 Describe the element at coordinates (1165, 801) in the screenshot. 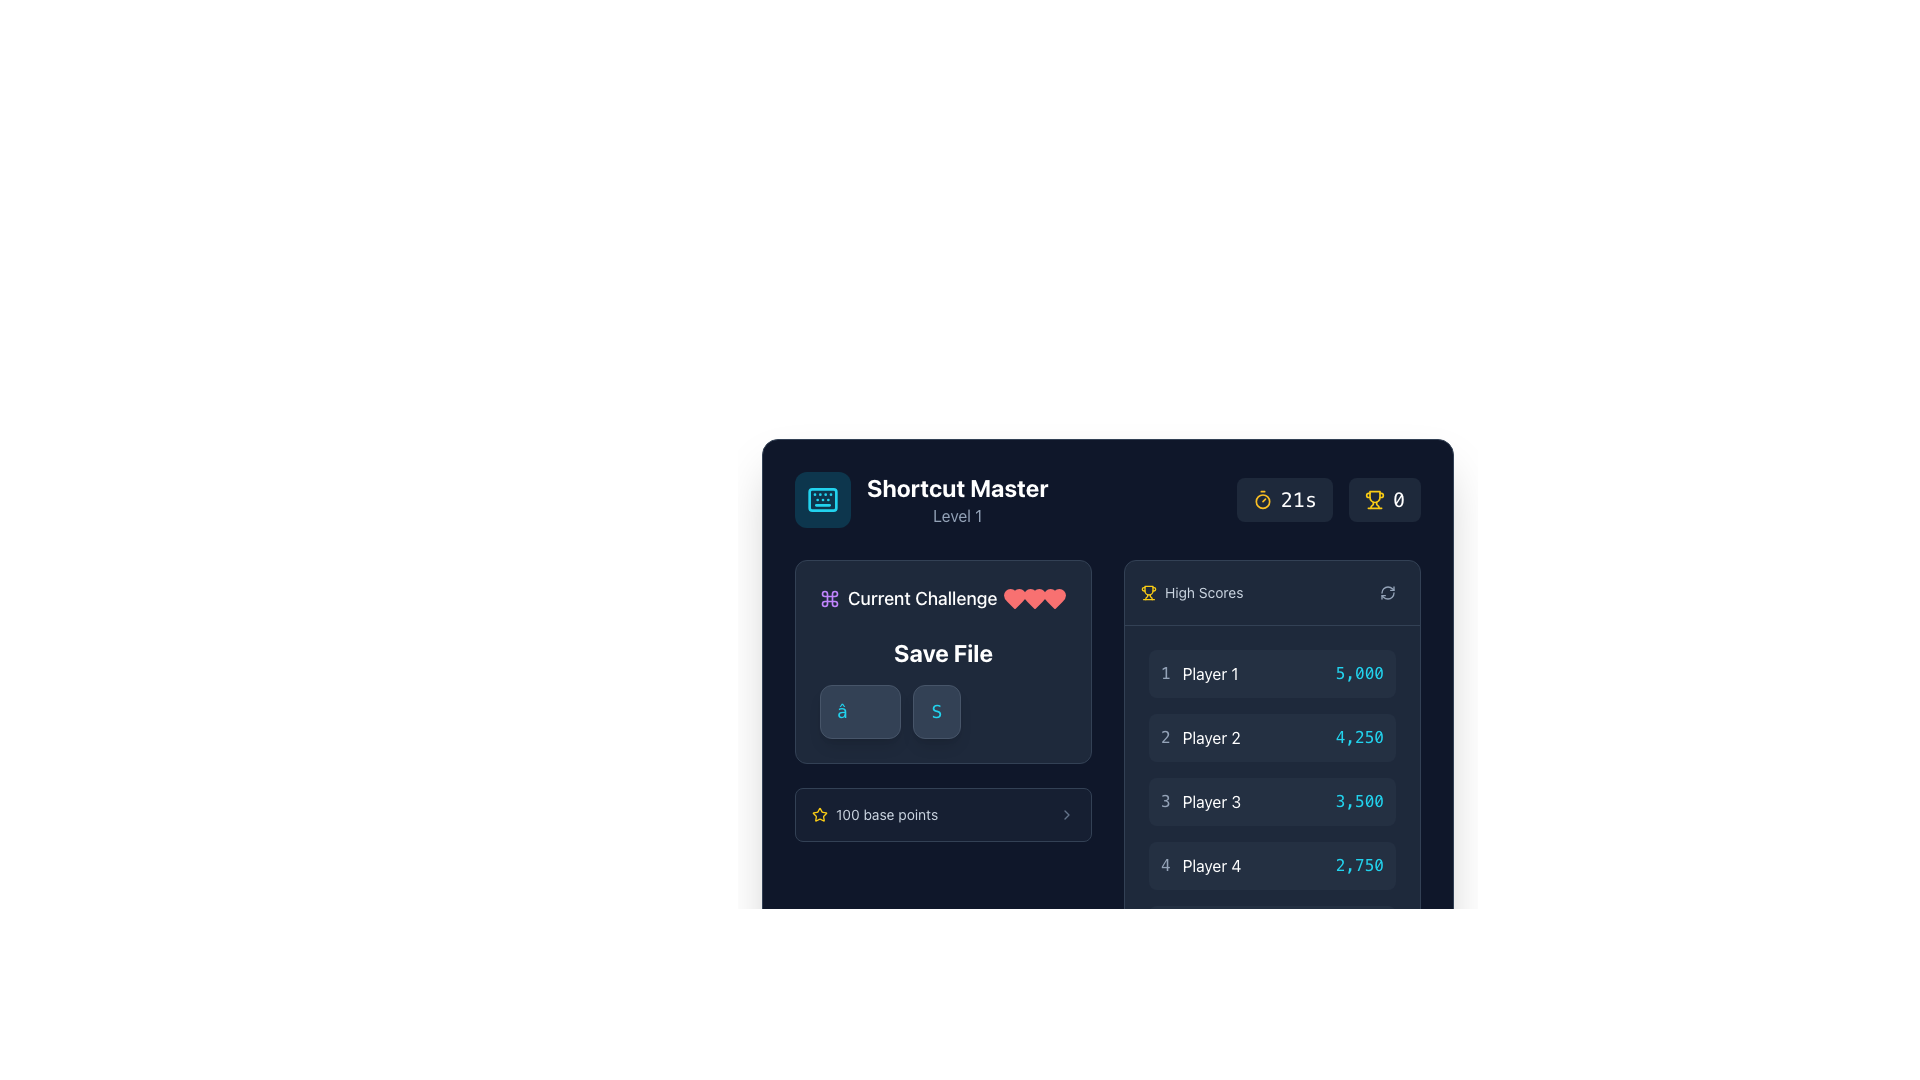

I see `the static text element displaying the character '3', which is styled in a monospace font and appears at the beginning of a row in the high scores leaderboard, located to the left of 'Player 3'` at that location.